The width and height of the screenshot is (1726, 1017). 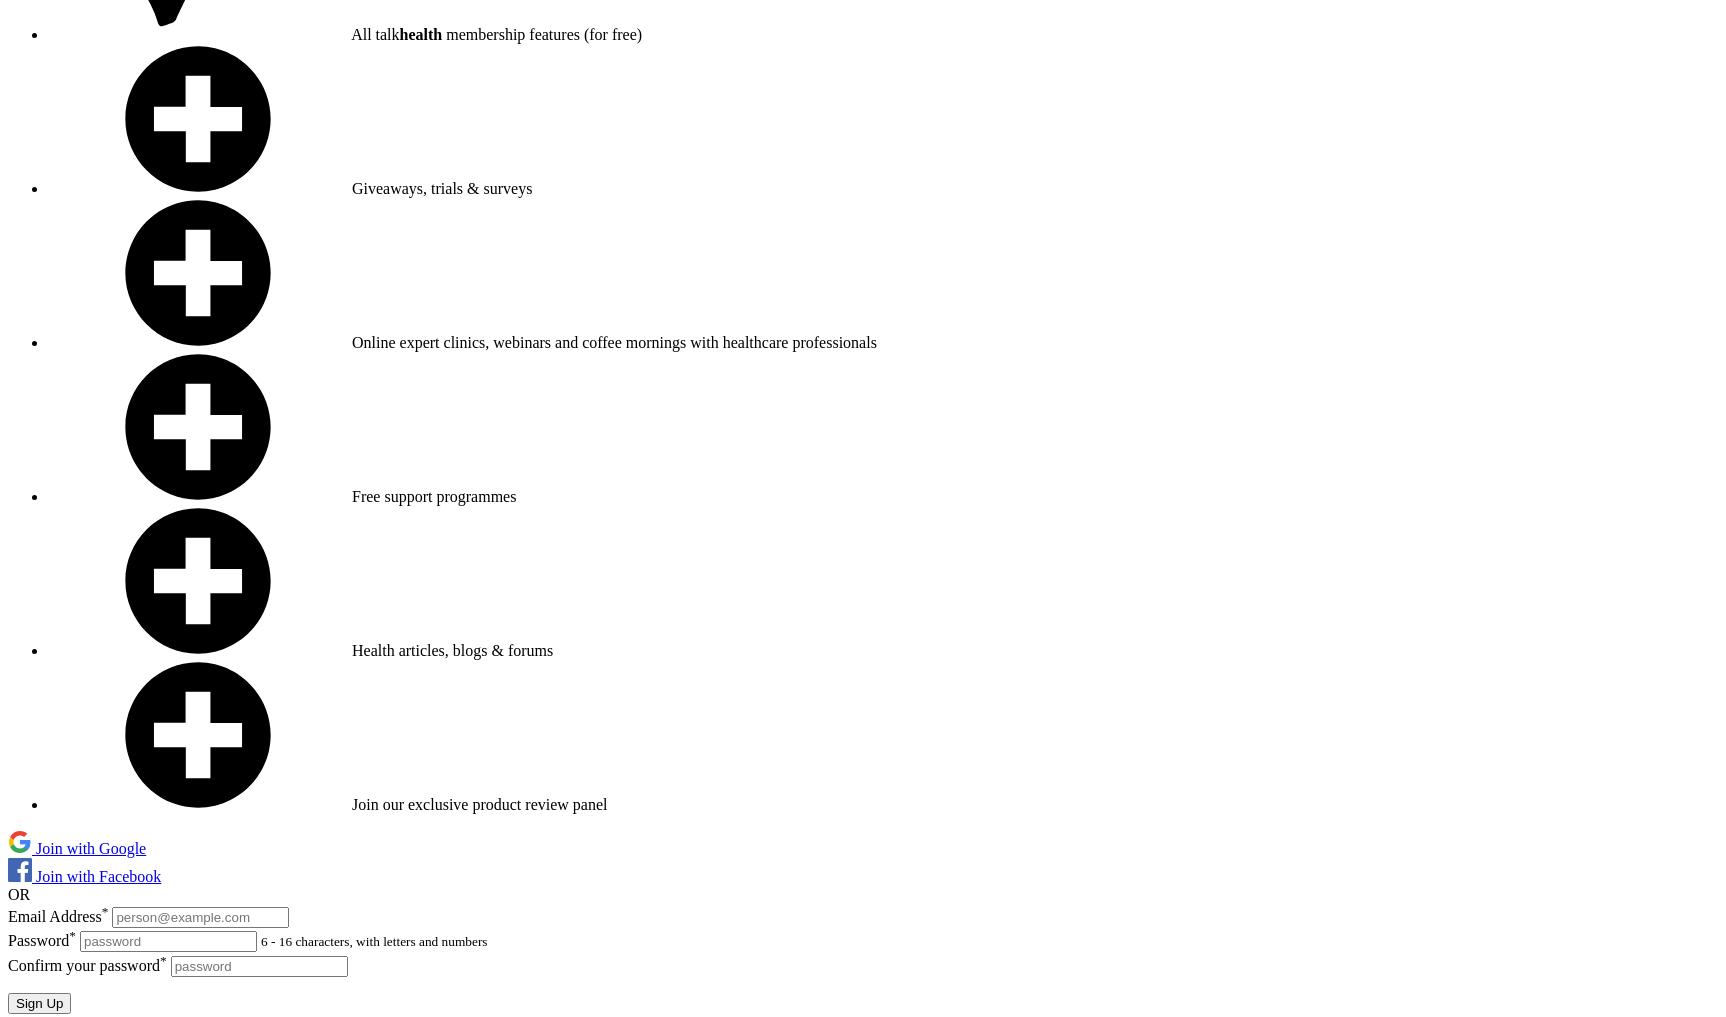 I want to click on 'health', so click(x=420, y=32).